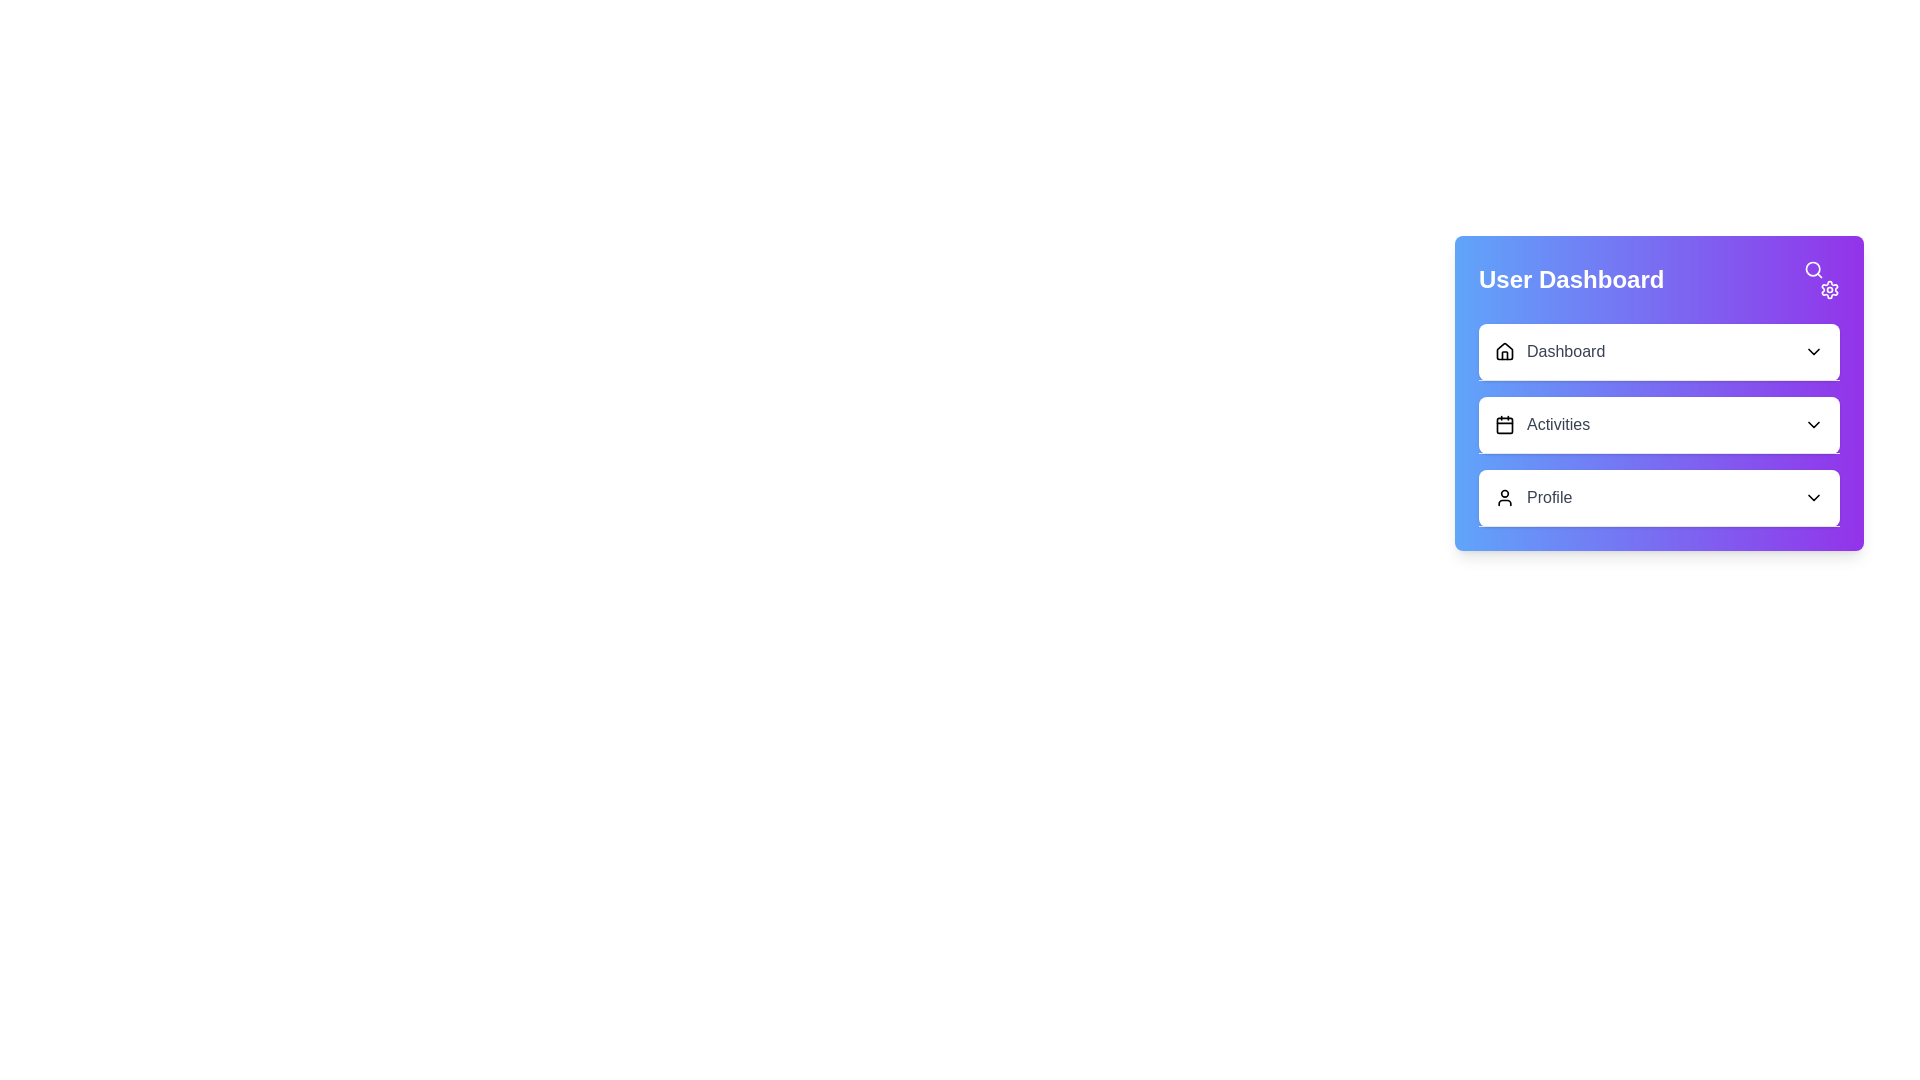 The height and width of the screenshot is (1080, 1920). Describe the element at coordinates (1829, 289) in the screenshot. I see `the circular gear-like icon with a white color on a purple background located in the top-right corner of the 'User Dashboard' card` at that location.